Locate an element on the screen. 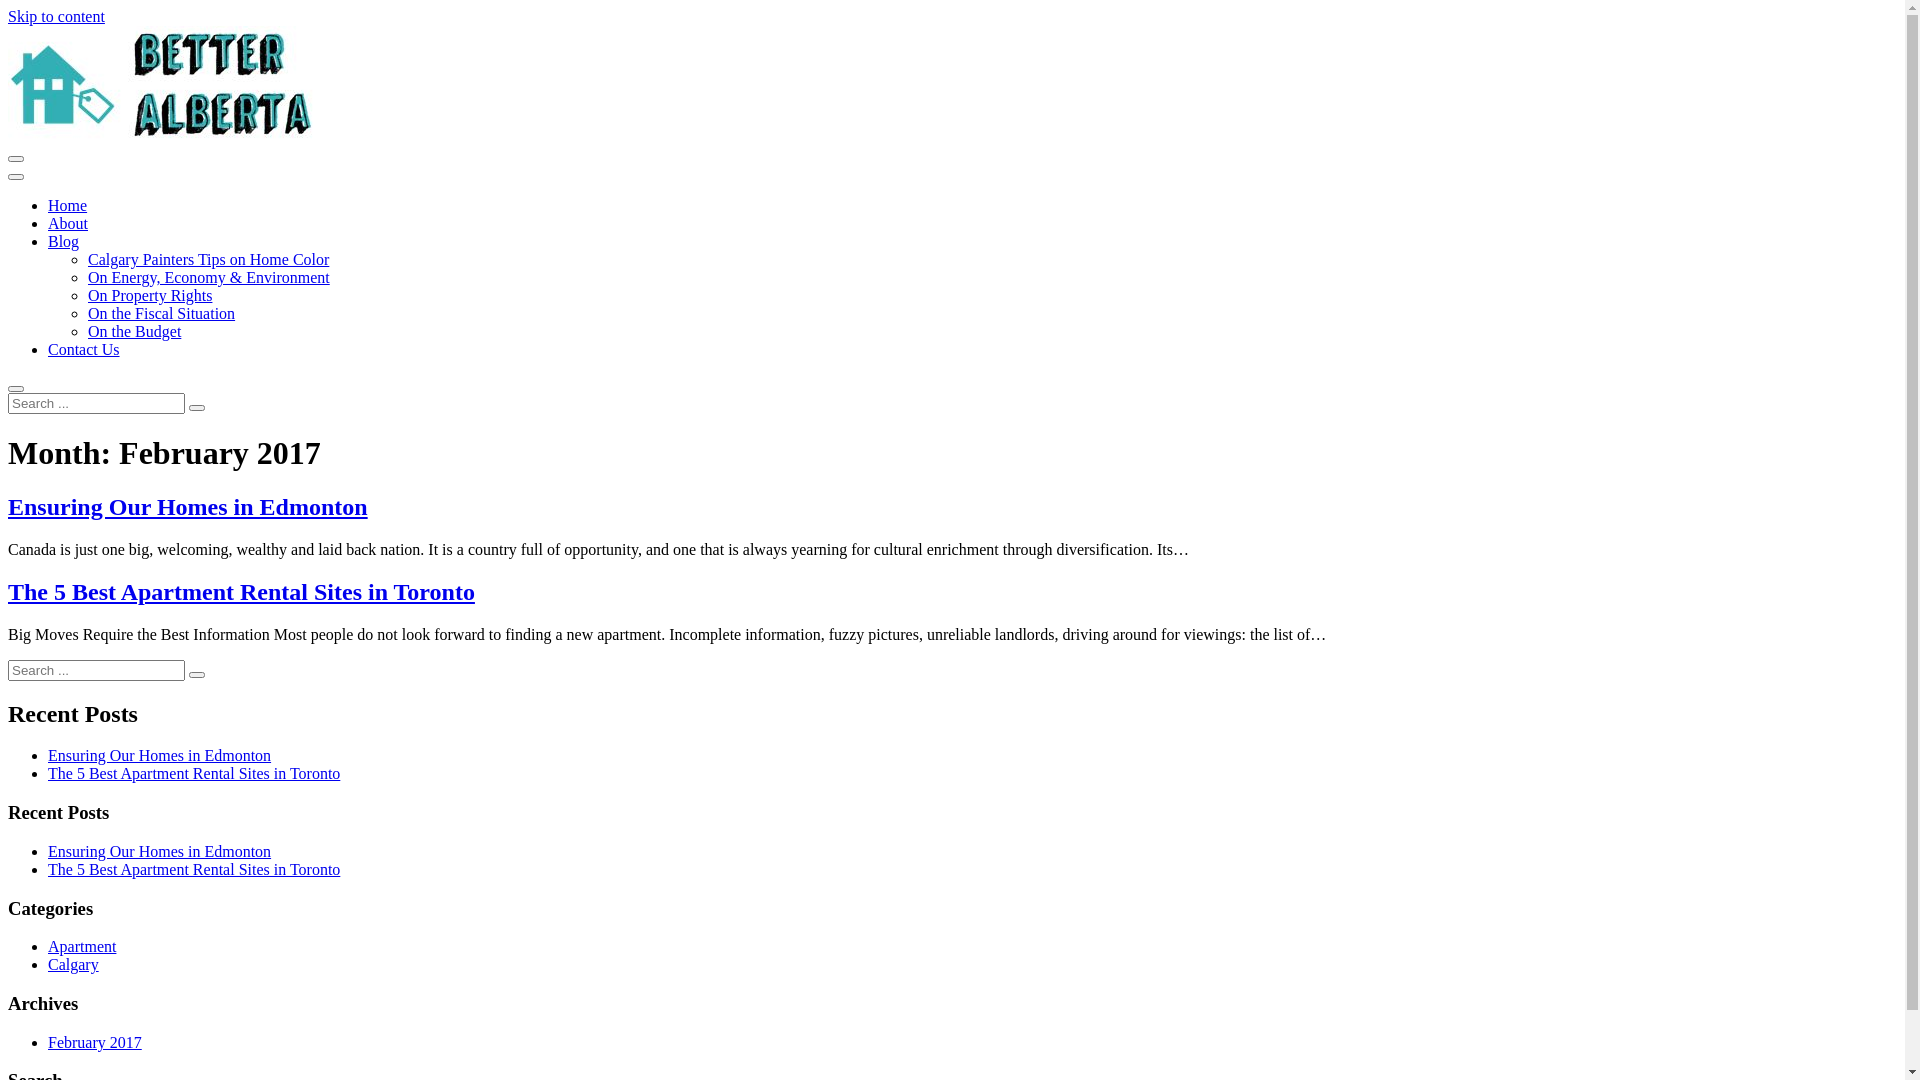  'Skip to content' is located at coordinates (56, 16).